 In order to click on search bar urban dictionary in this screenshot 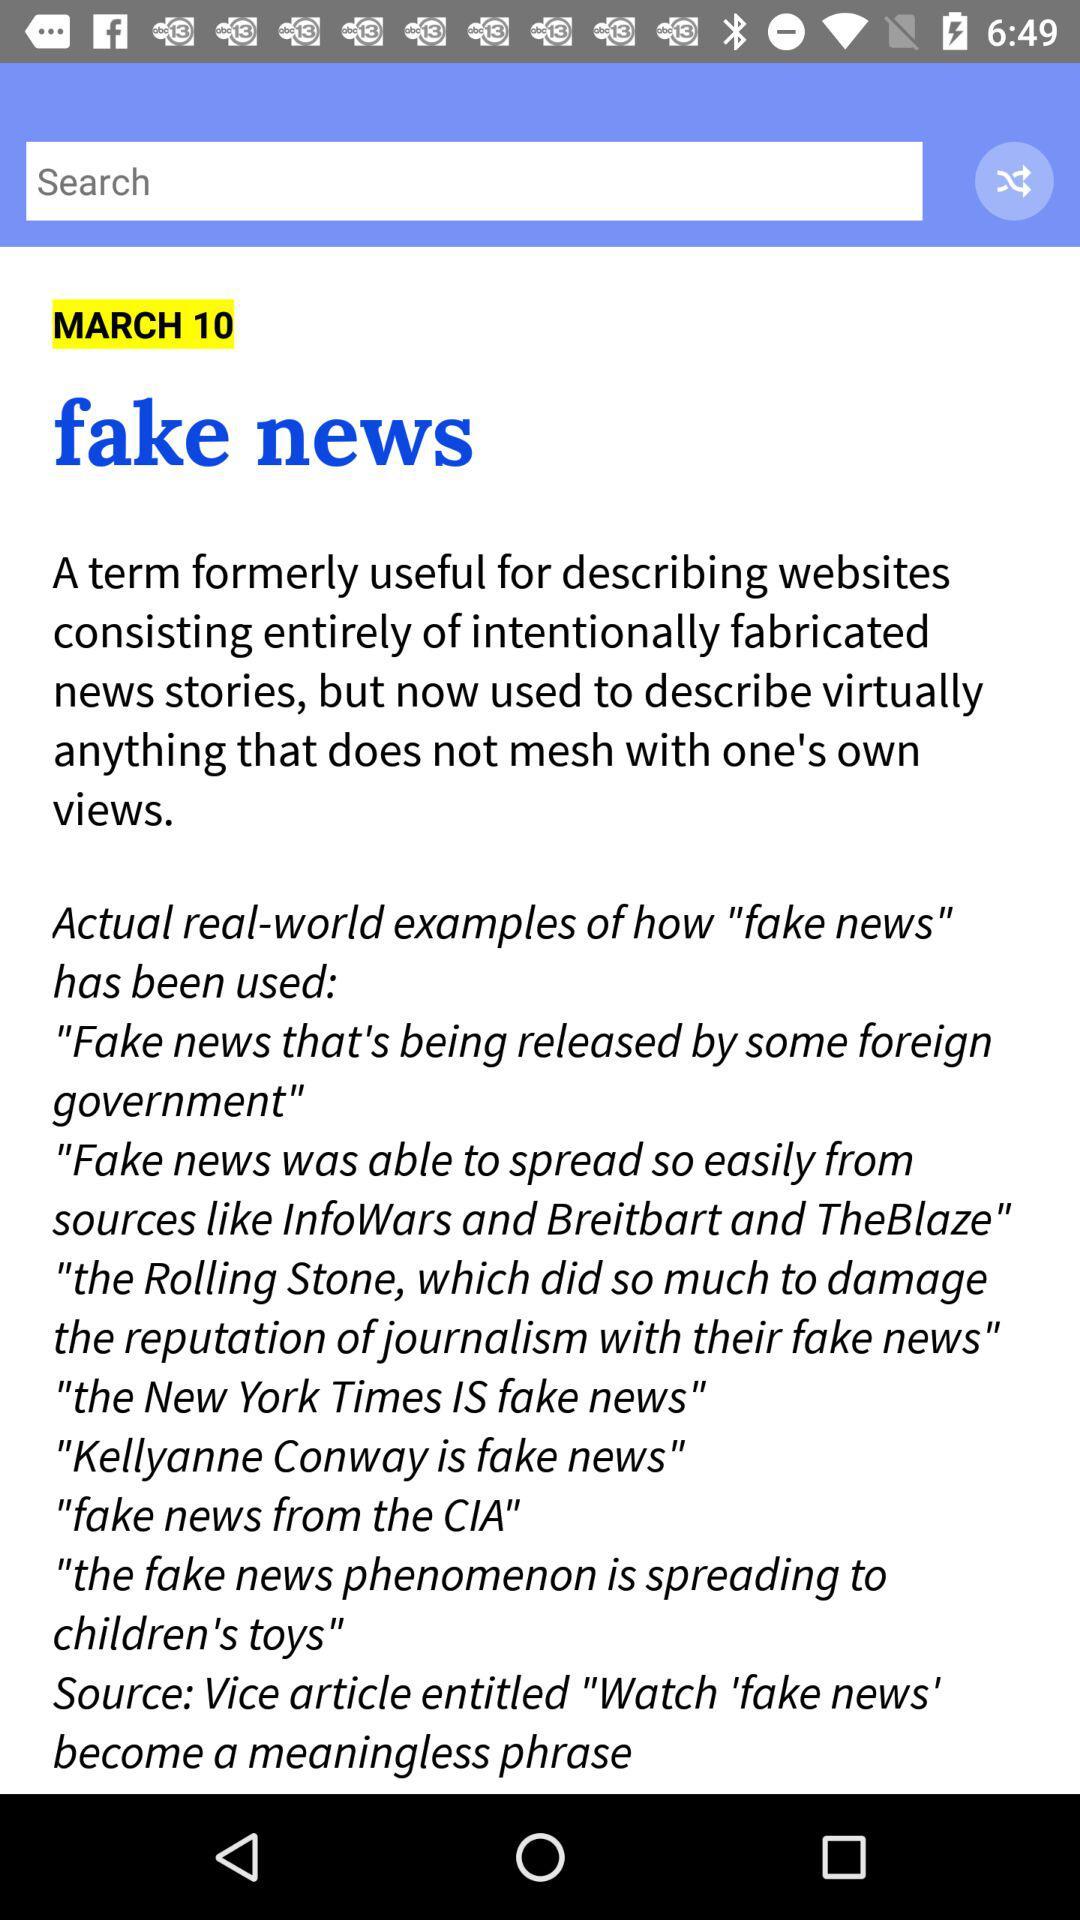, I will do `click(474, 181)`.